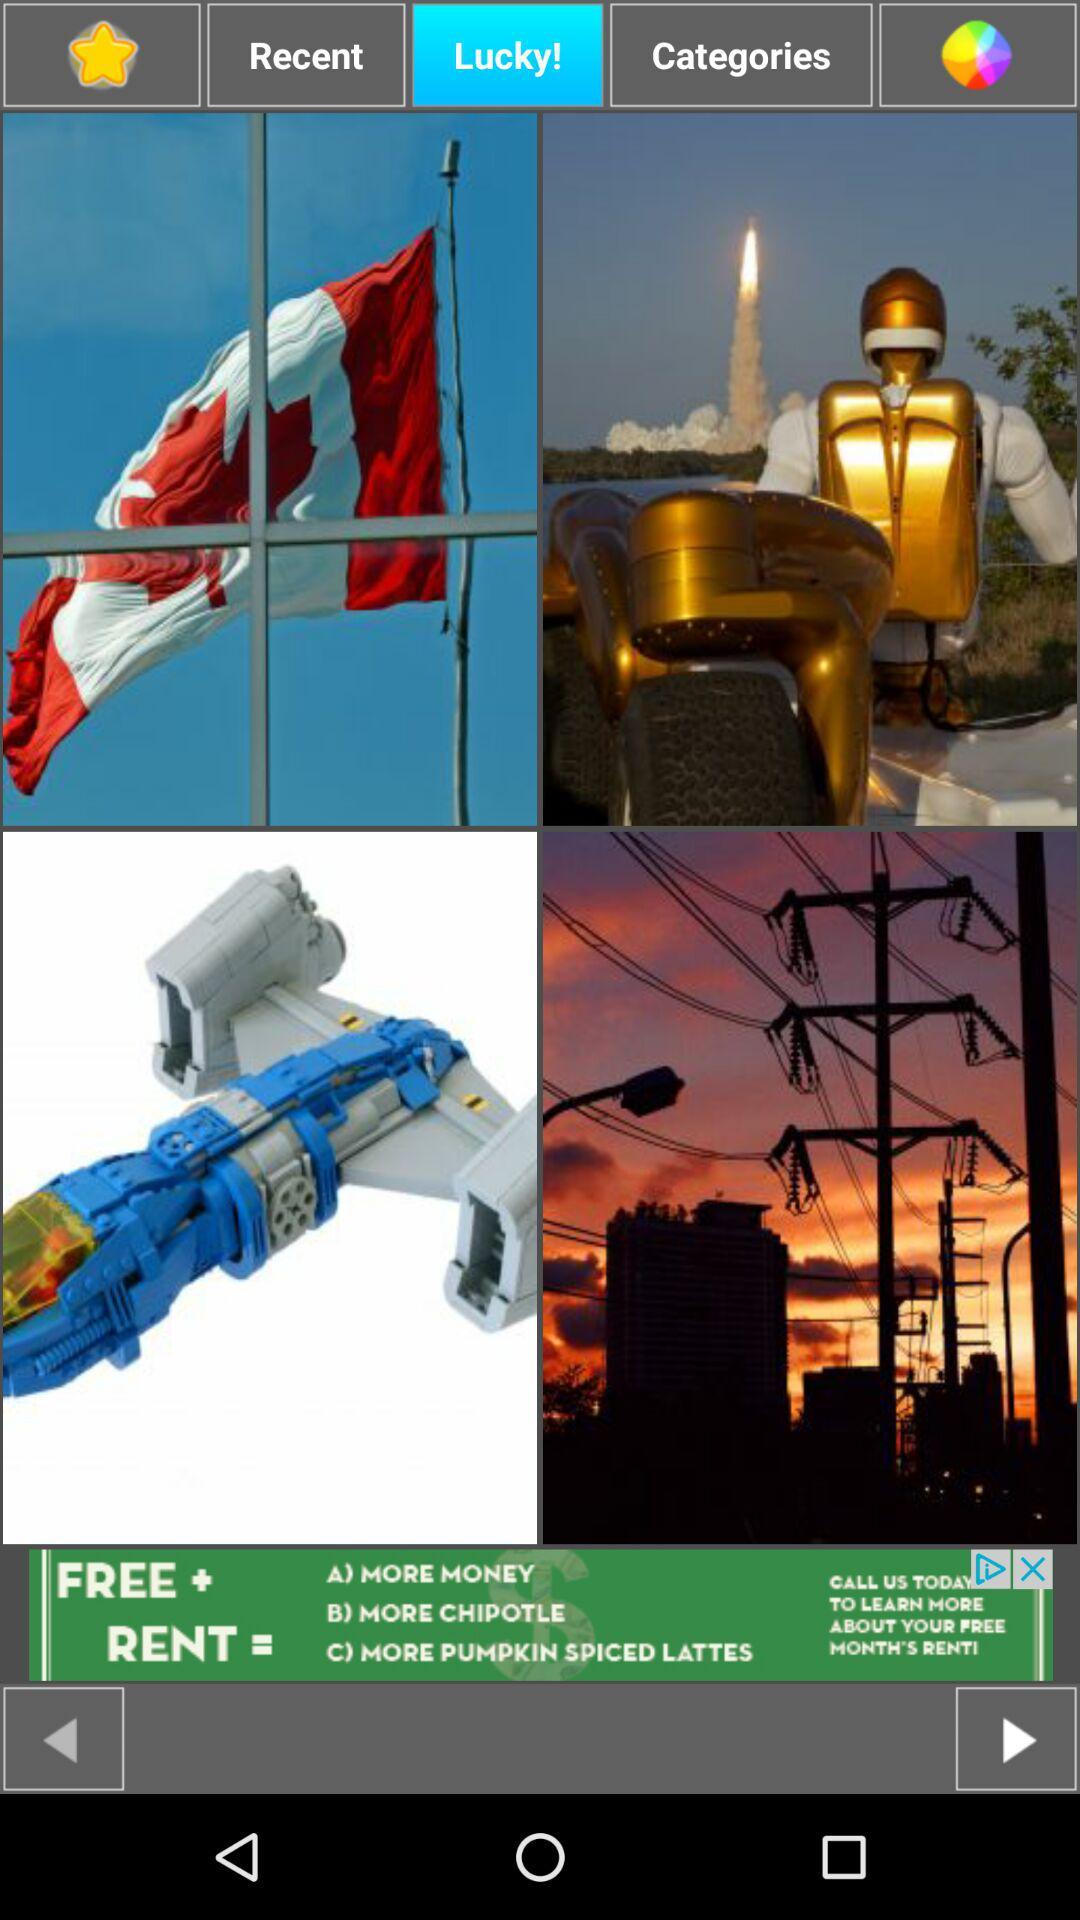  Describe the element at coordinates (1016, 1860) in the screenshot. I see `the play icon` at that location.